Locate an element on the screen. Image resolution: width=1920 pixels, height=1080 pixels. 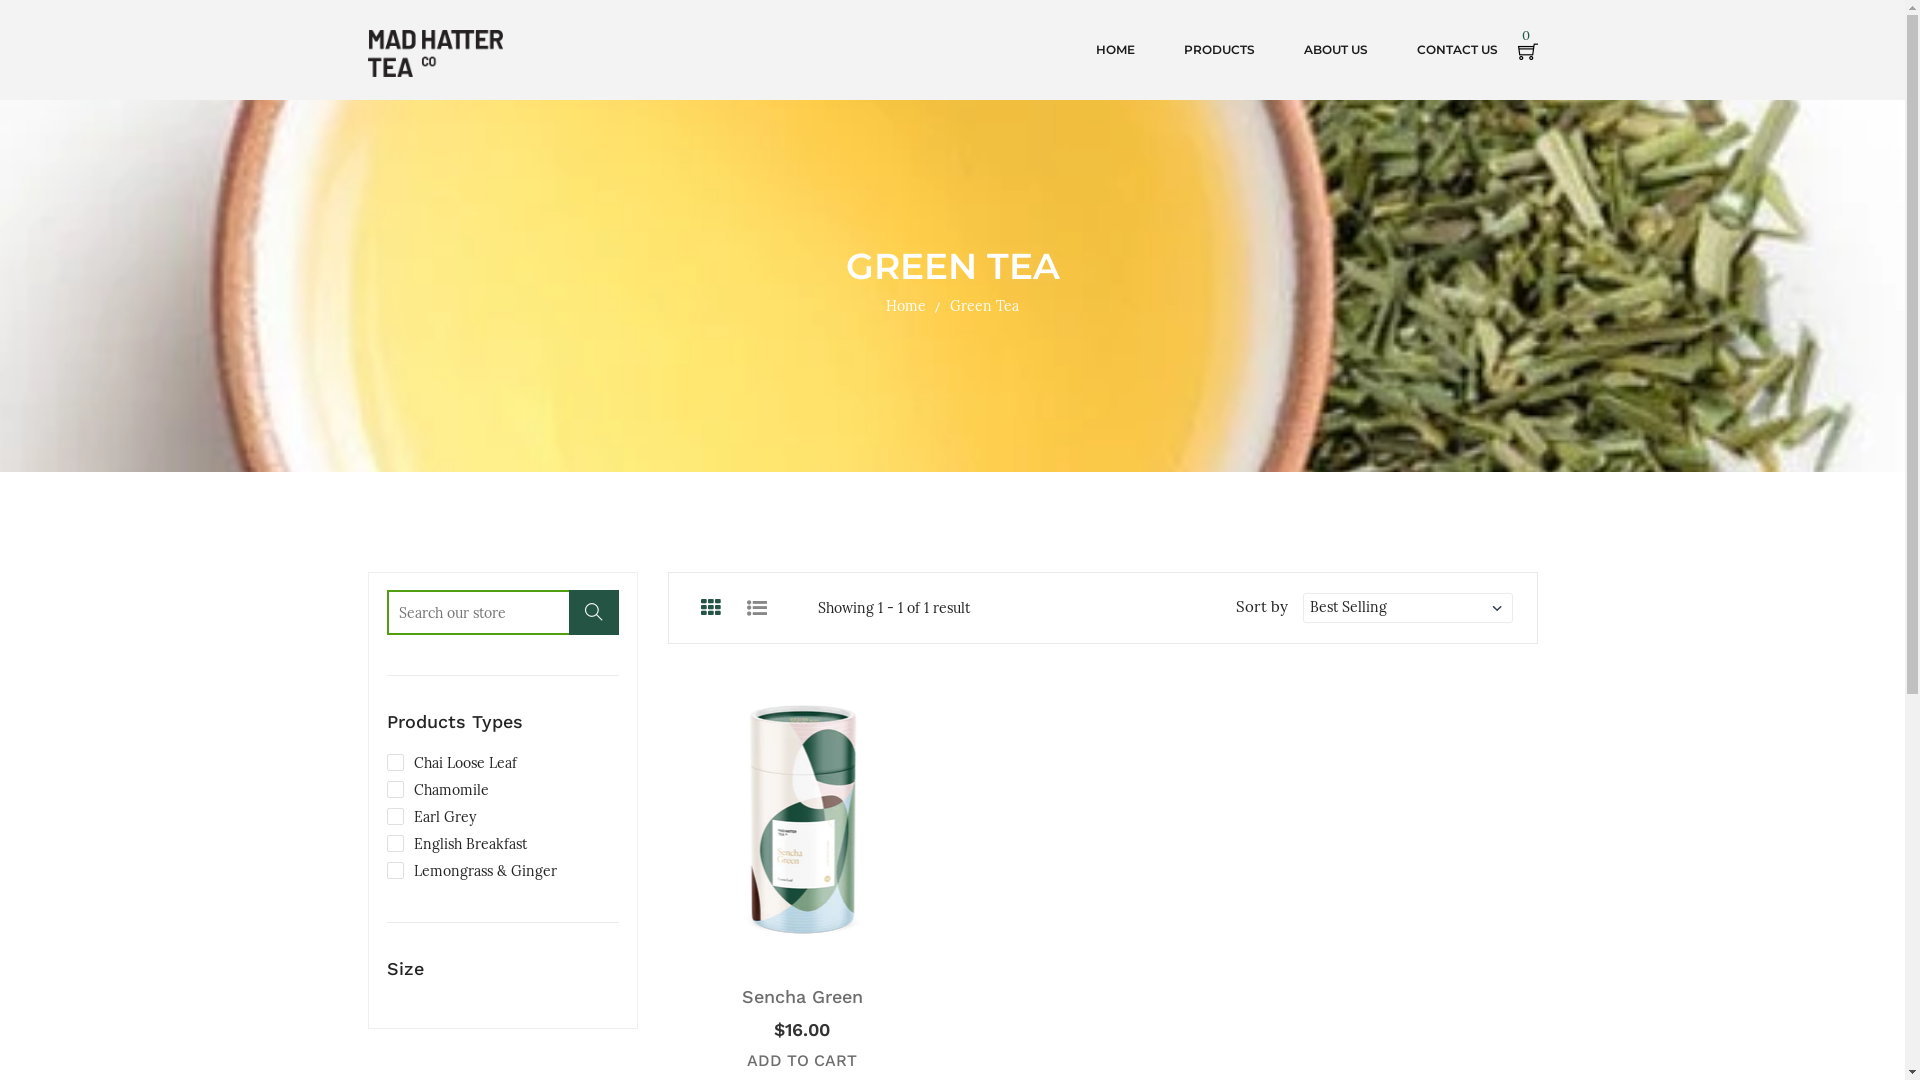
'CONTACT US' is located at coordinates (1456, 49).